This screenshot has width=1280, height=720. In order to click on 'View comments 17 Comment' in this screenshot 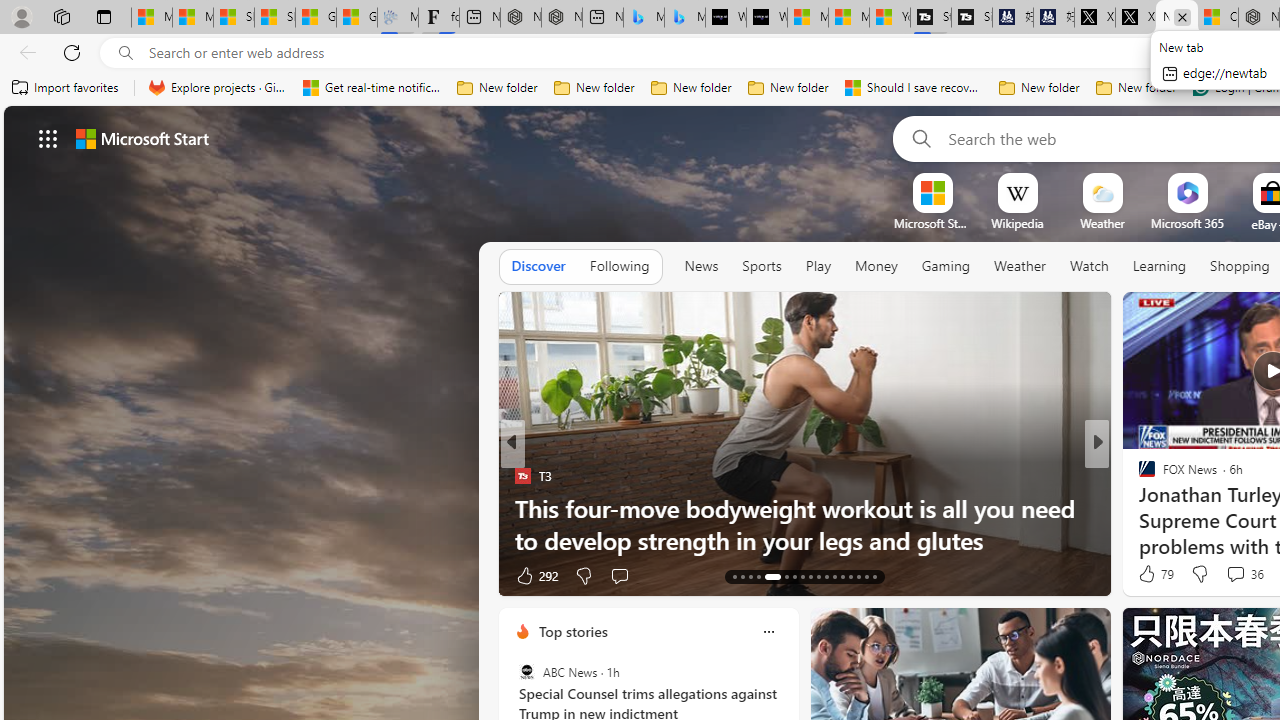, I will do `click(1234, 575)`.